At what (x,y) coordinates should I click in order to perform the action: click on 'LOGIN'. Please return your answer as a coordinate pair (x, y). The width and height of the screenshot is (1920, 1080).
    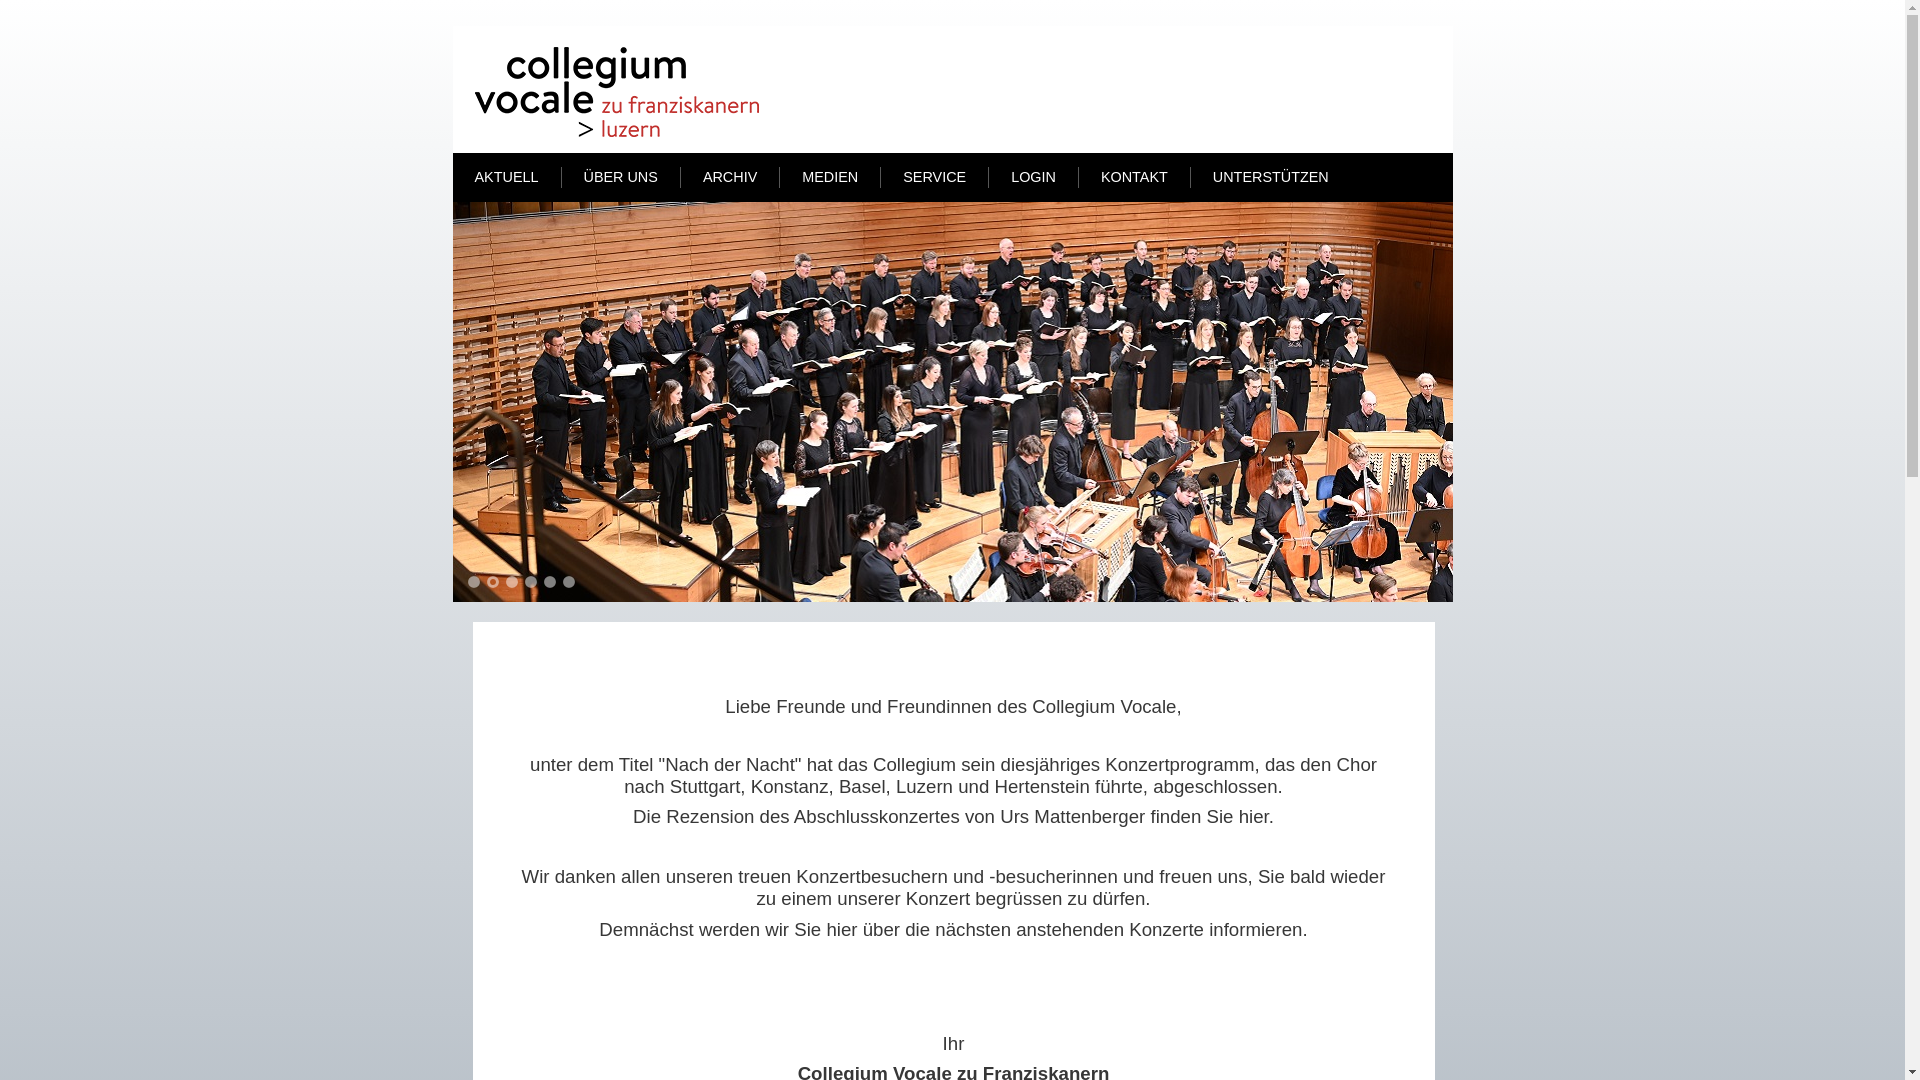
    Looking at the image, I should click on (1033, 176).